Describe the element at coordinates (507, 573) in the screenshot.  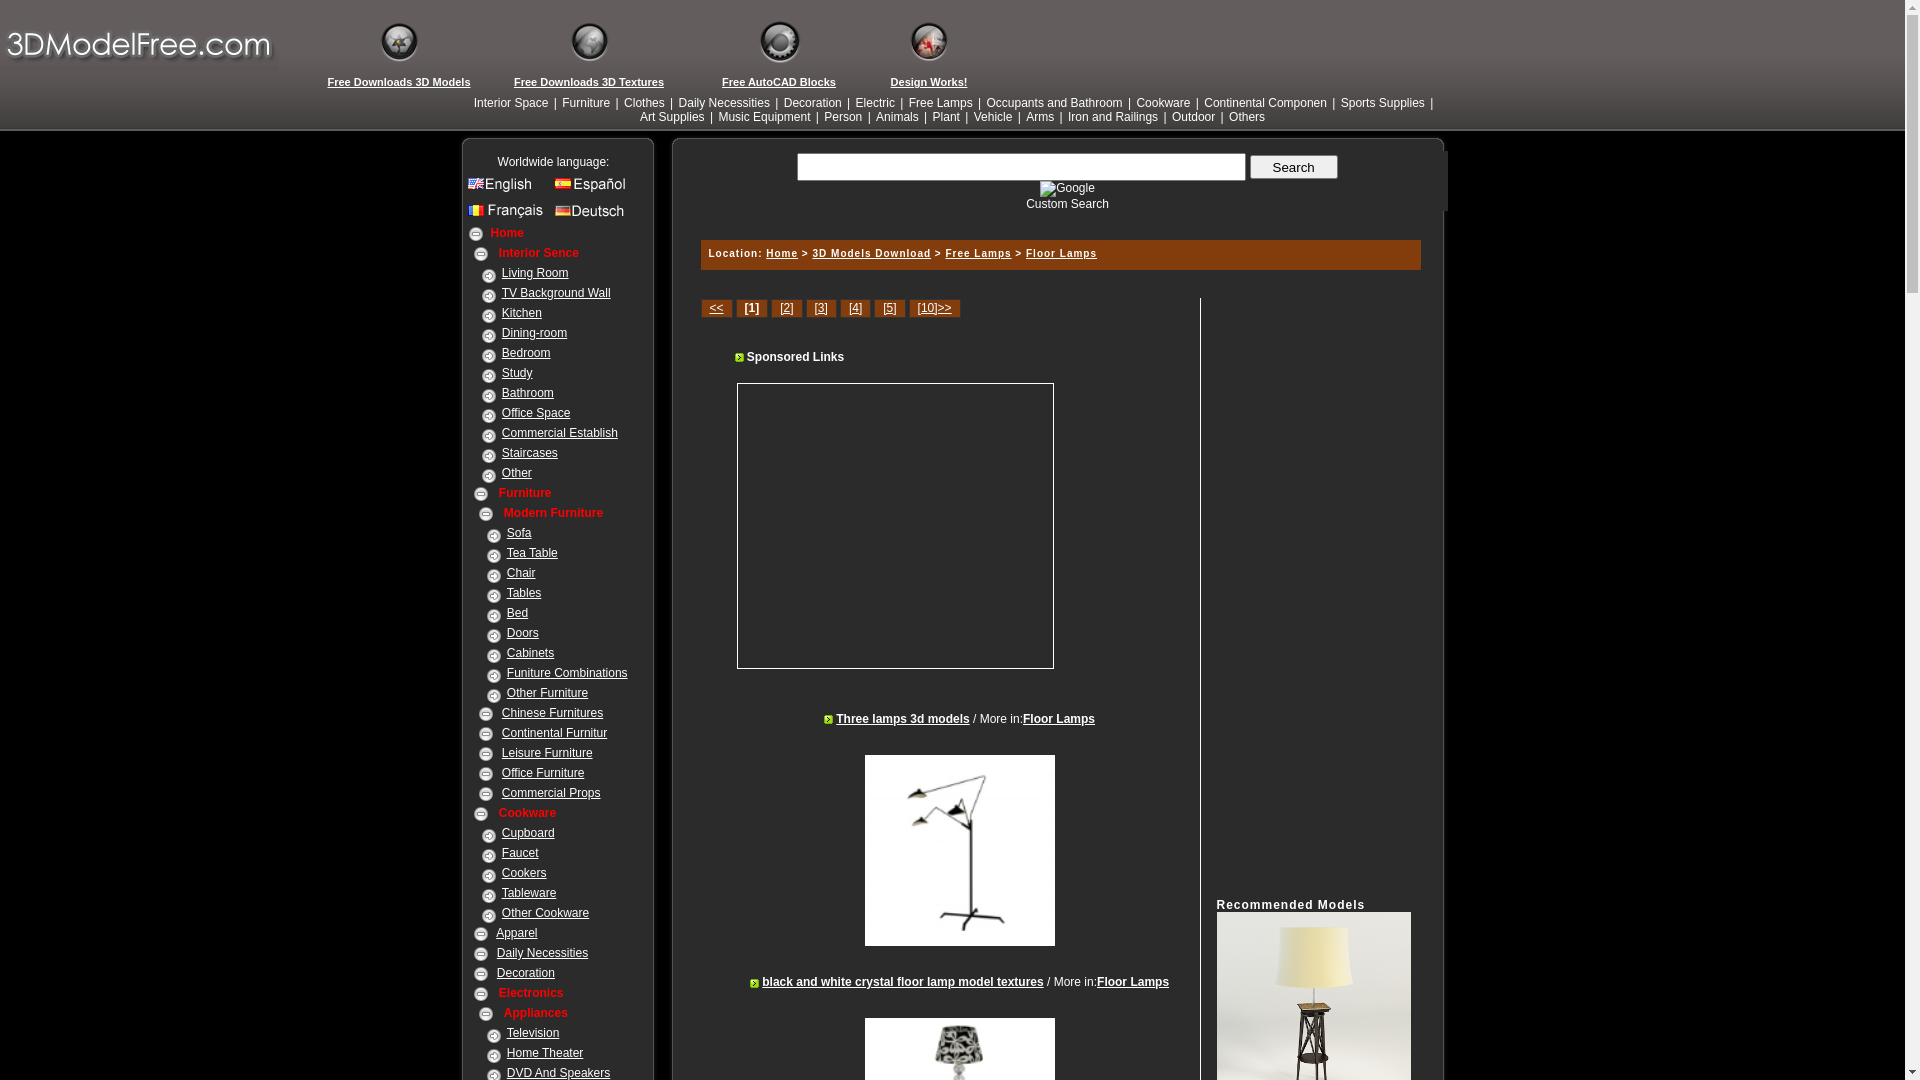
I see `'Chair'` at that location.